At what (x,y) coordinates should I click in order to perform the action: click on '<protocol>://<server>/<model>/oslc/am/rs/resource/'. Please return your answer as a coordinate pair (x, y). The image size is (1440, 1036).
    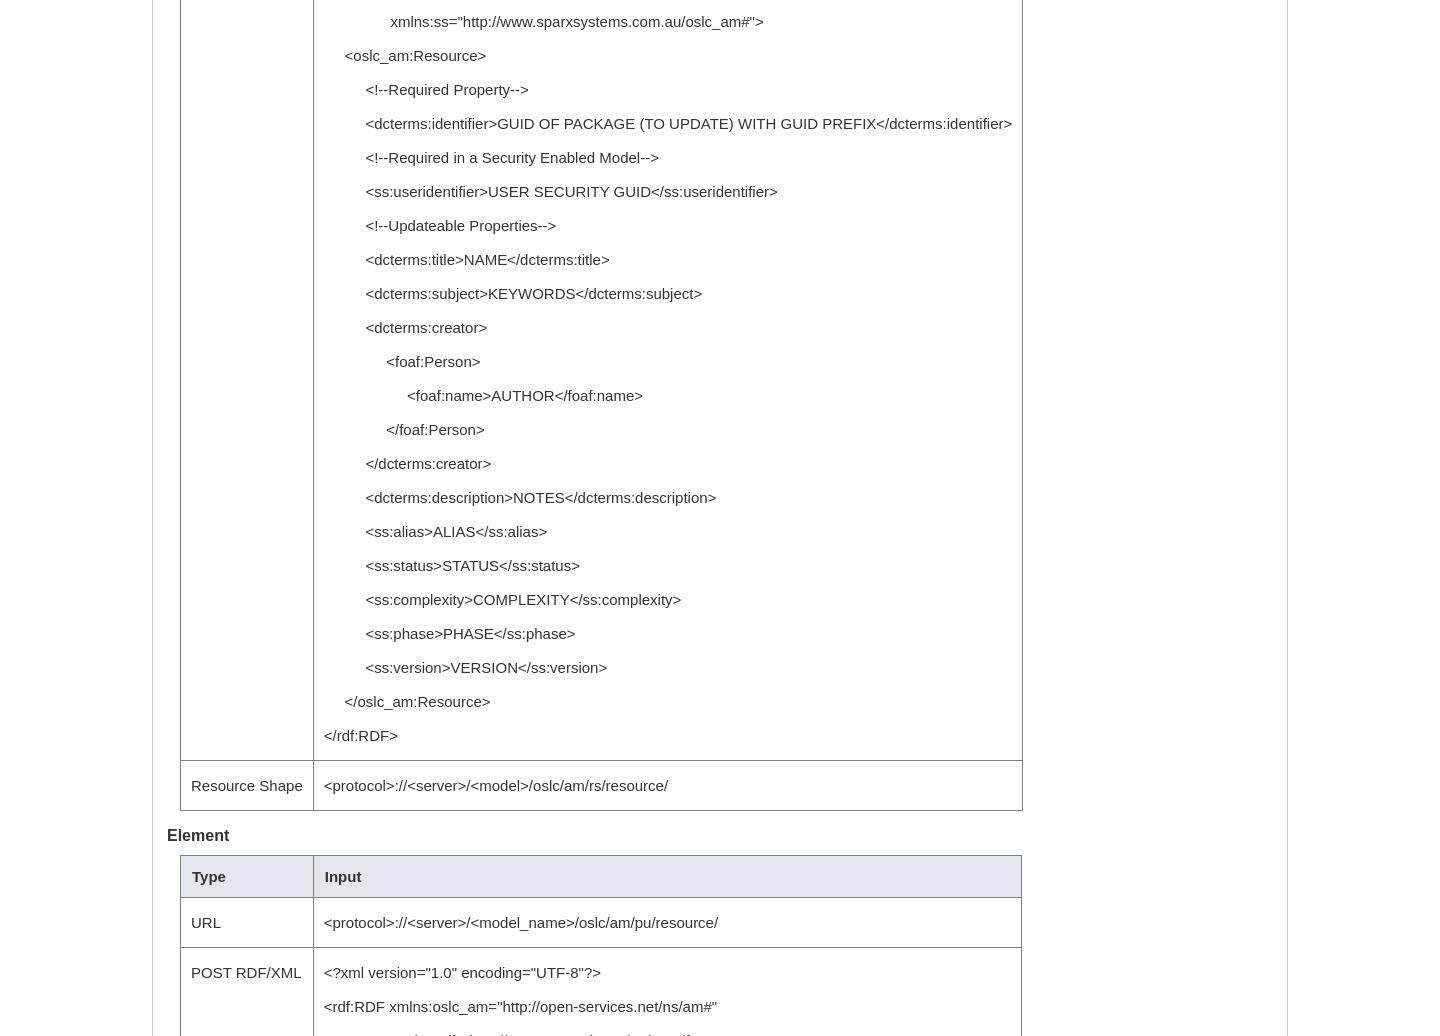
    Looking at the image, I should click on (494, 785).